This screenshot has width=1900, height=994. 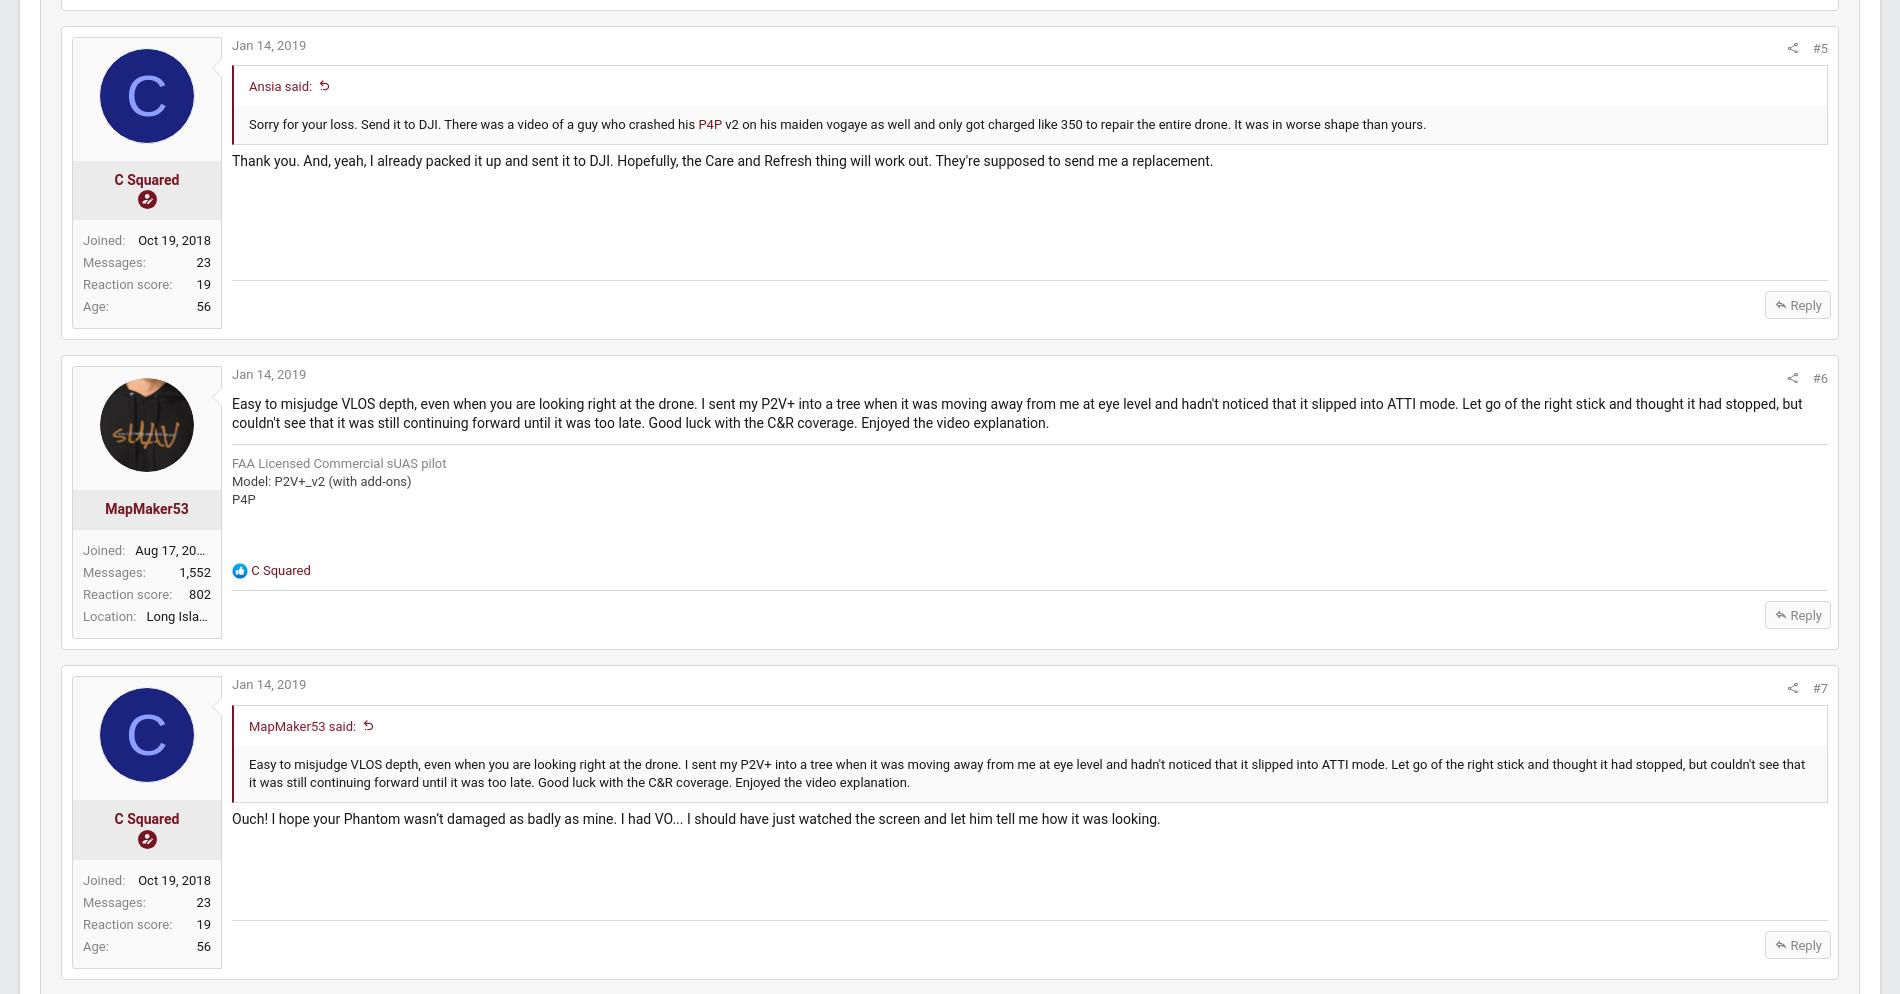 What do you see at coordinates (193, 634) in the screenshot?
I see `'Long Island, NY'` at bounding box center [193, 634].